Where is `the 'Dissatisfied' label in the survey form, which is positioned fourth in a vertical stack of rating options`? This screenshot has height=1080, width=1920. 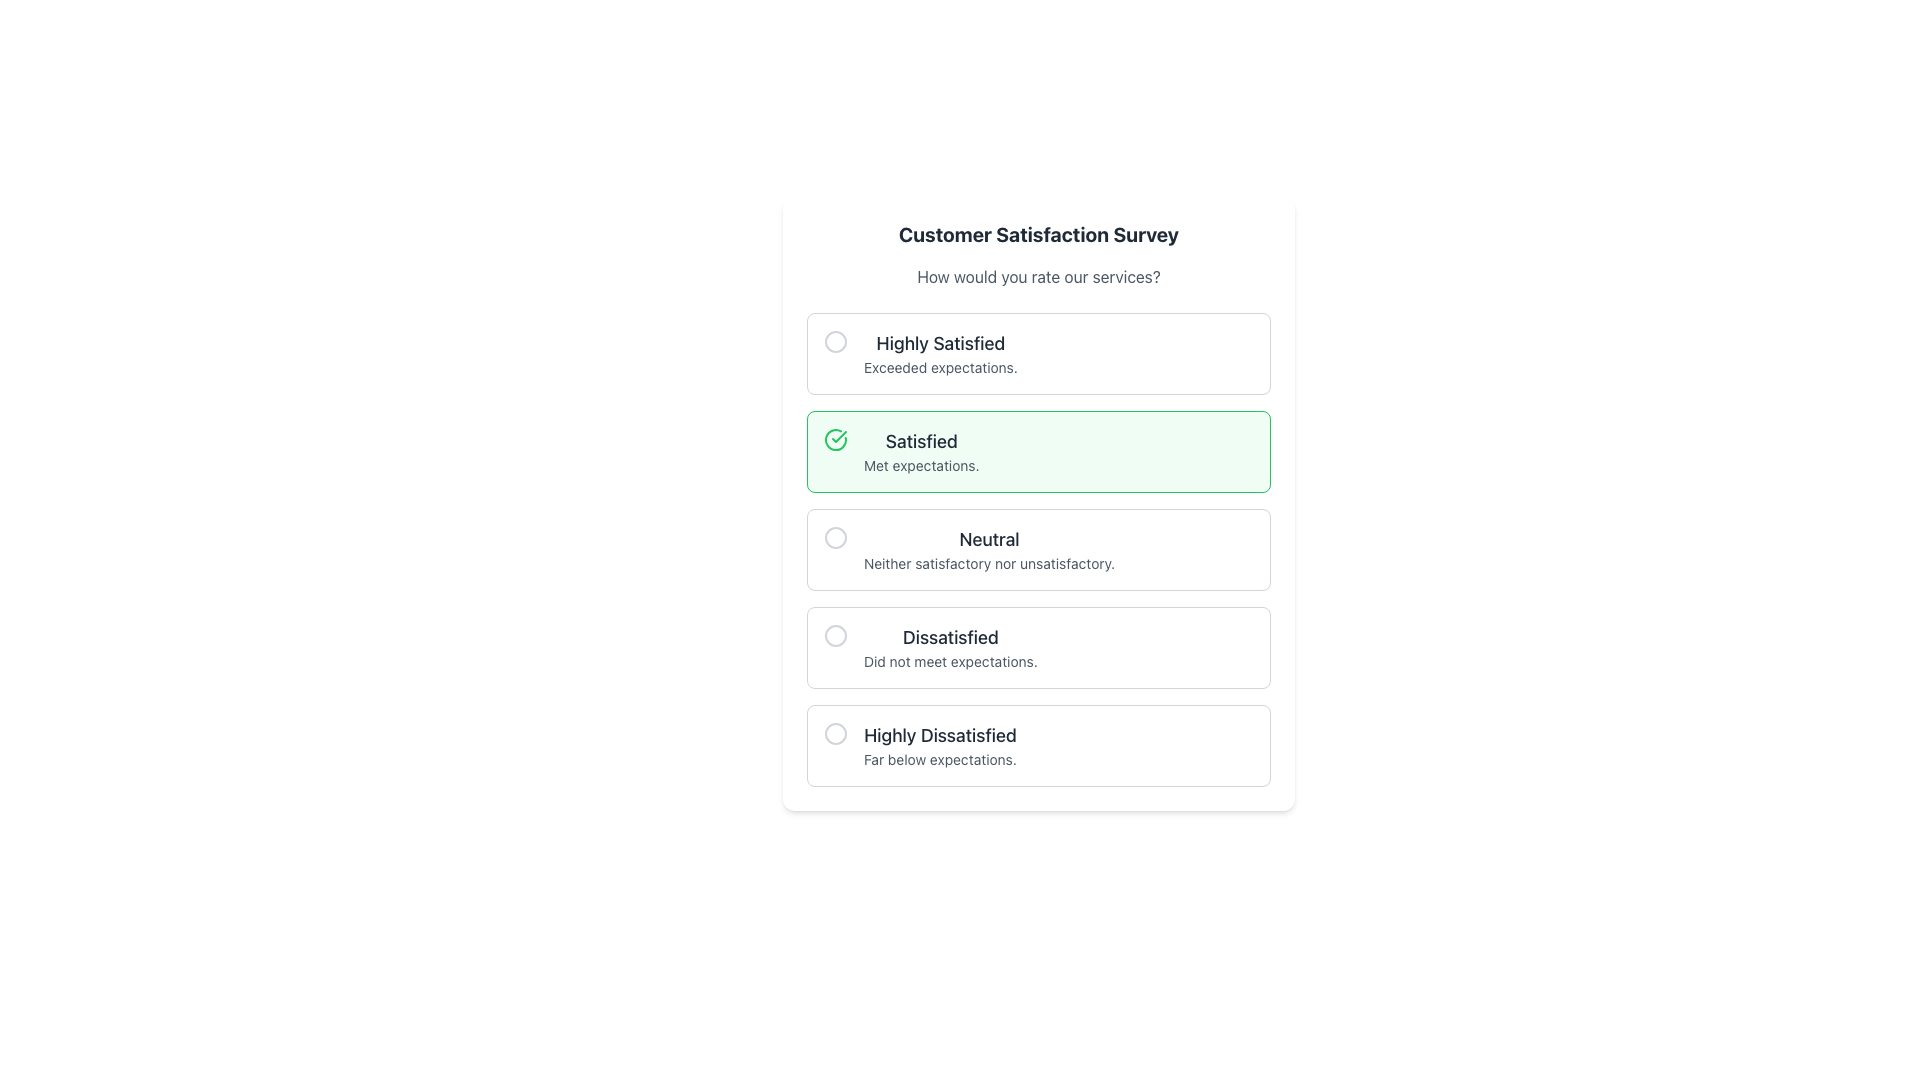
the 'Dissatisfied' label in the survey form, which is positioned fourth in a vertical stack of rating options is located at coordinates (949, 637).